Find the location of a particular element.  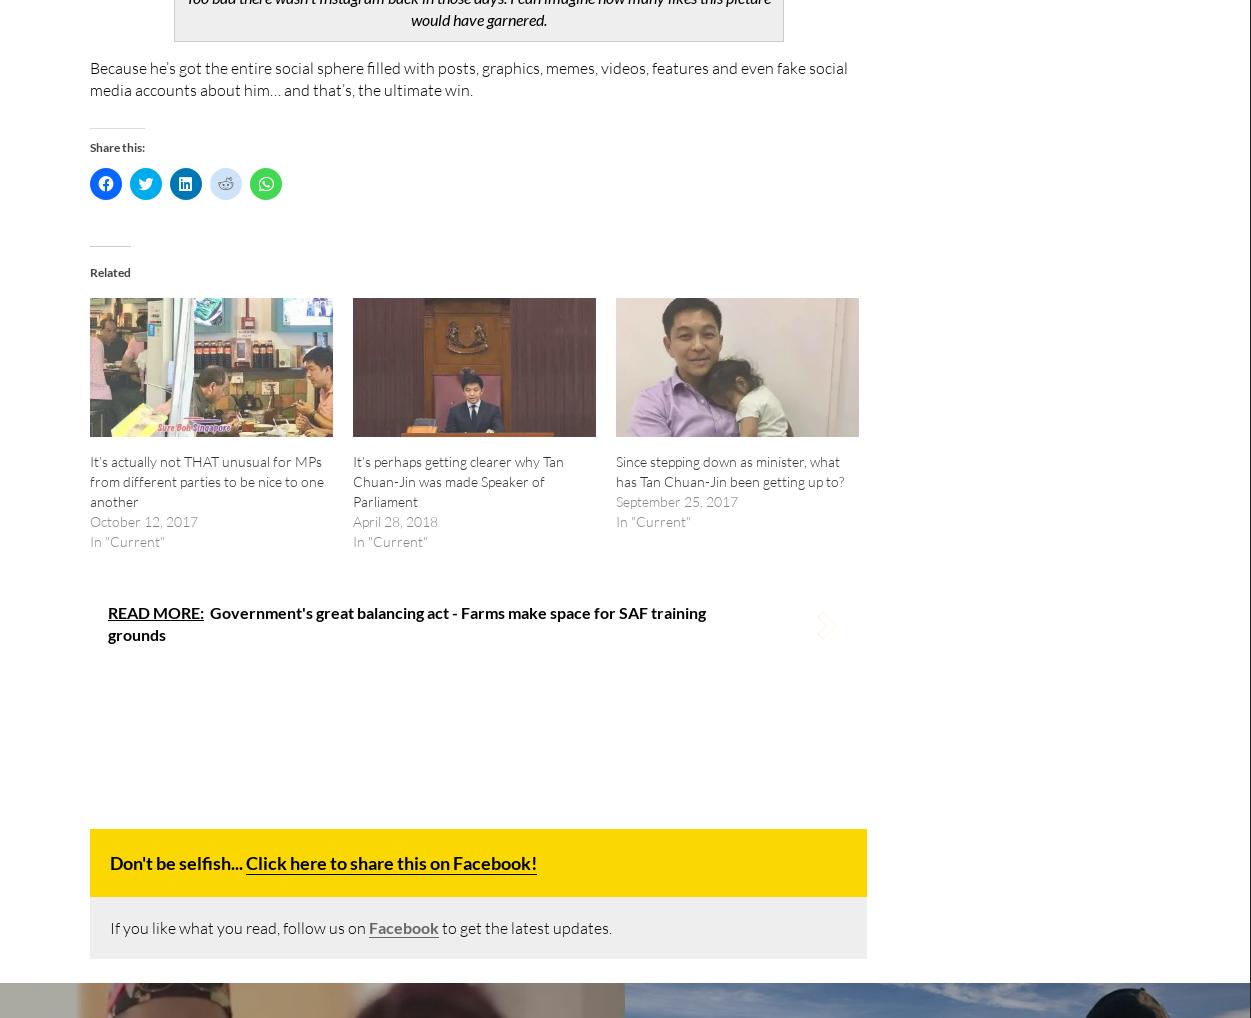

'to get the latest updates.' is located at coordinates (524, 925).